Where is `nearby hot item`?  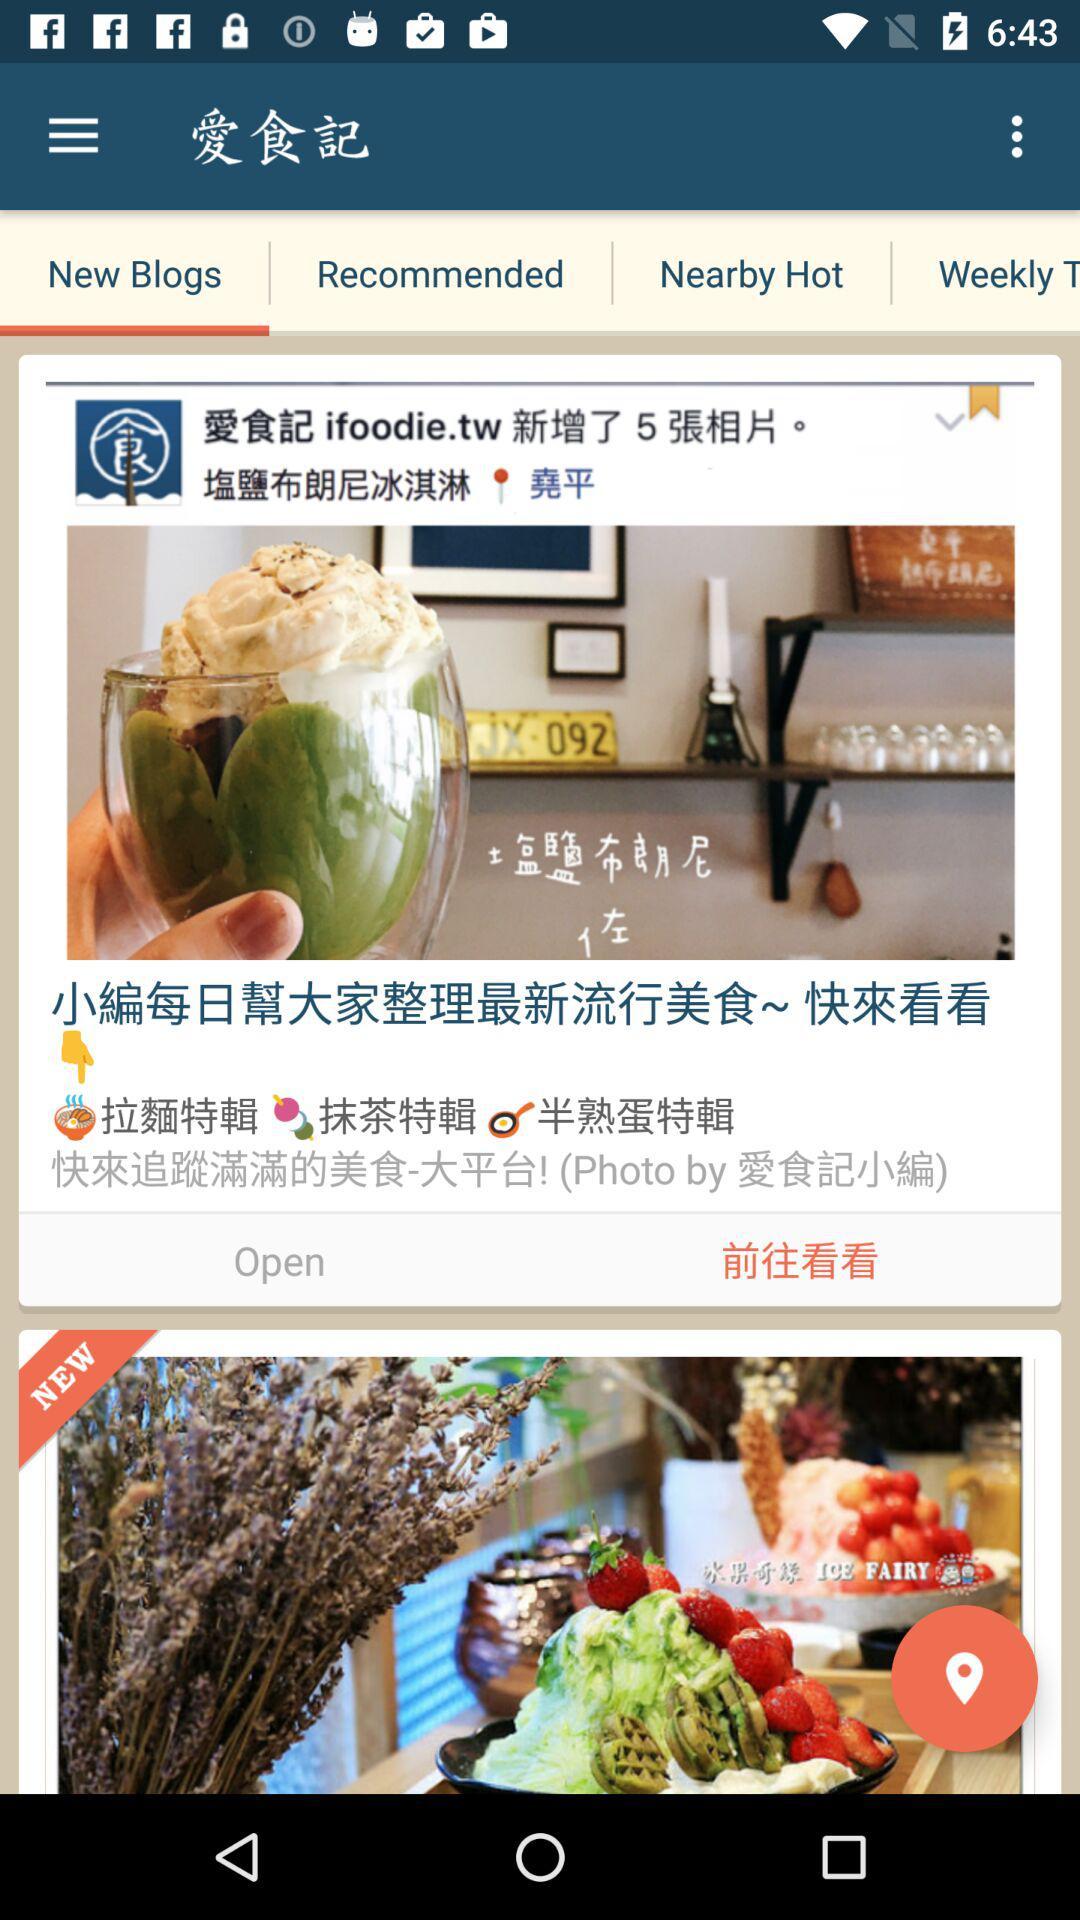 nearby hot item is located at coordinates (751, 272).